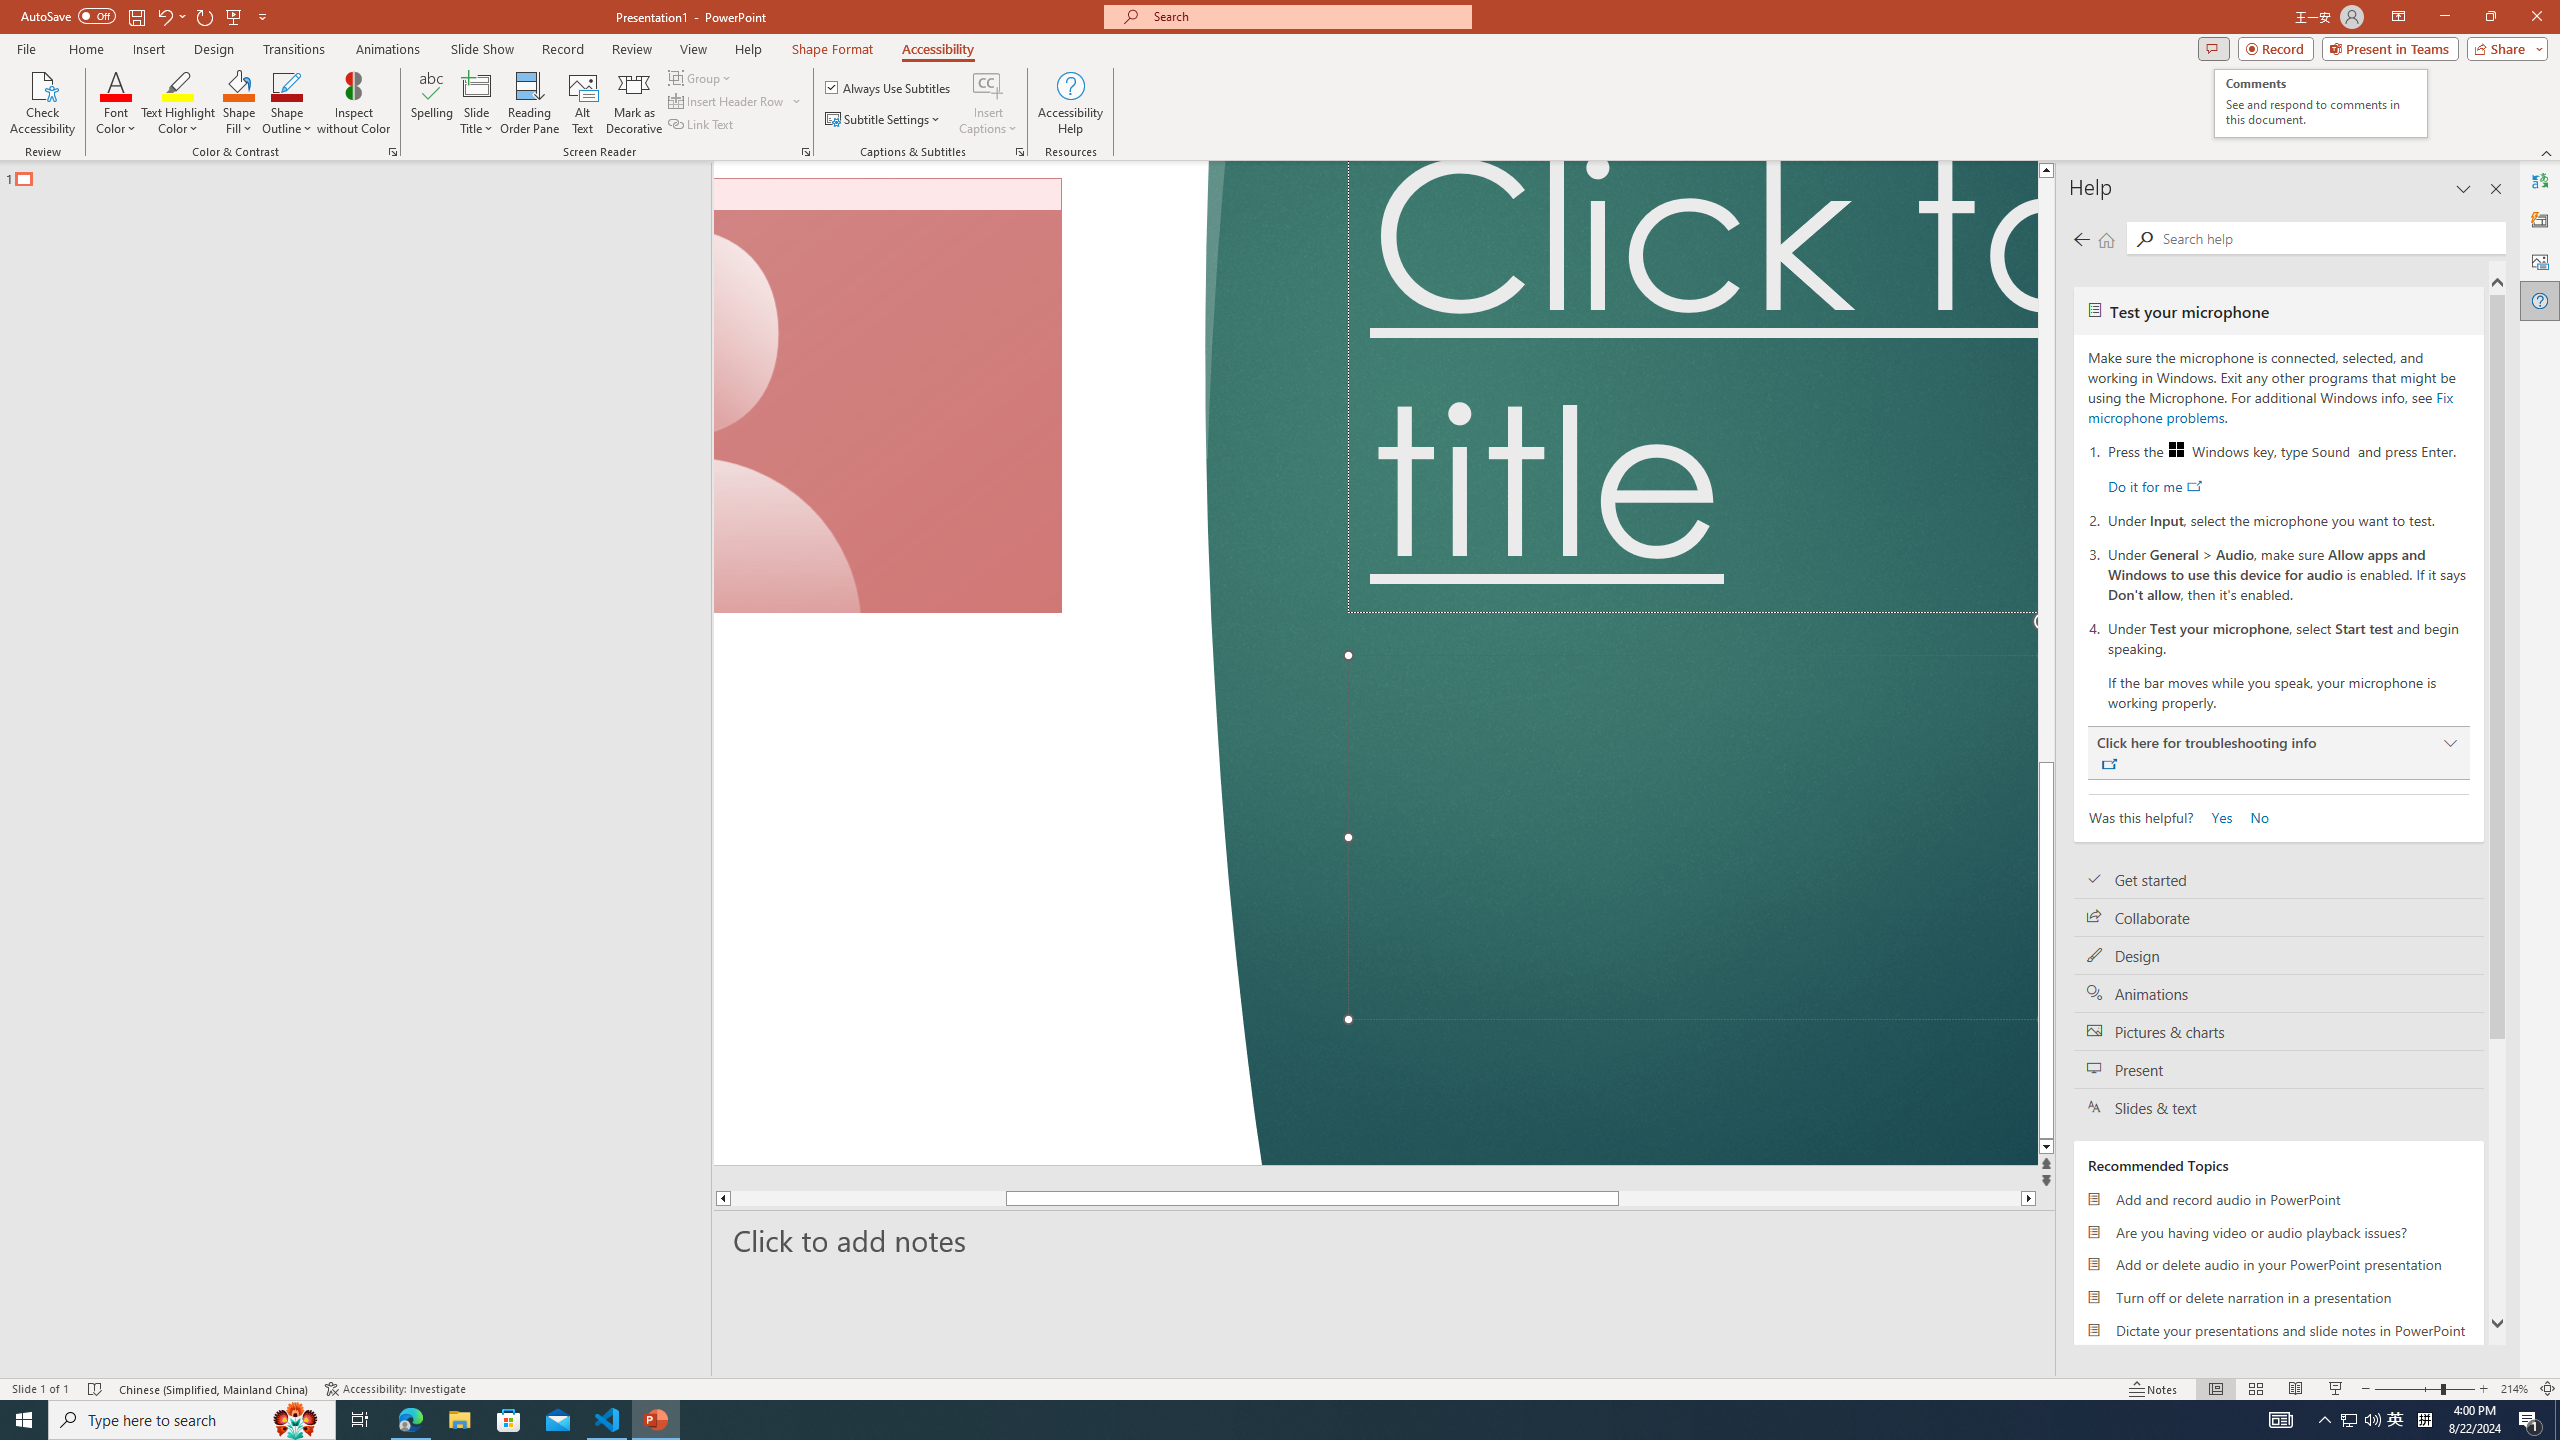  What do you see at coordinates (2278, 1198) in the screenshot?
I see `'Add and record audio in PowerPoint'` at bounding box center [2278, 1198].